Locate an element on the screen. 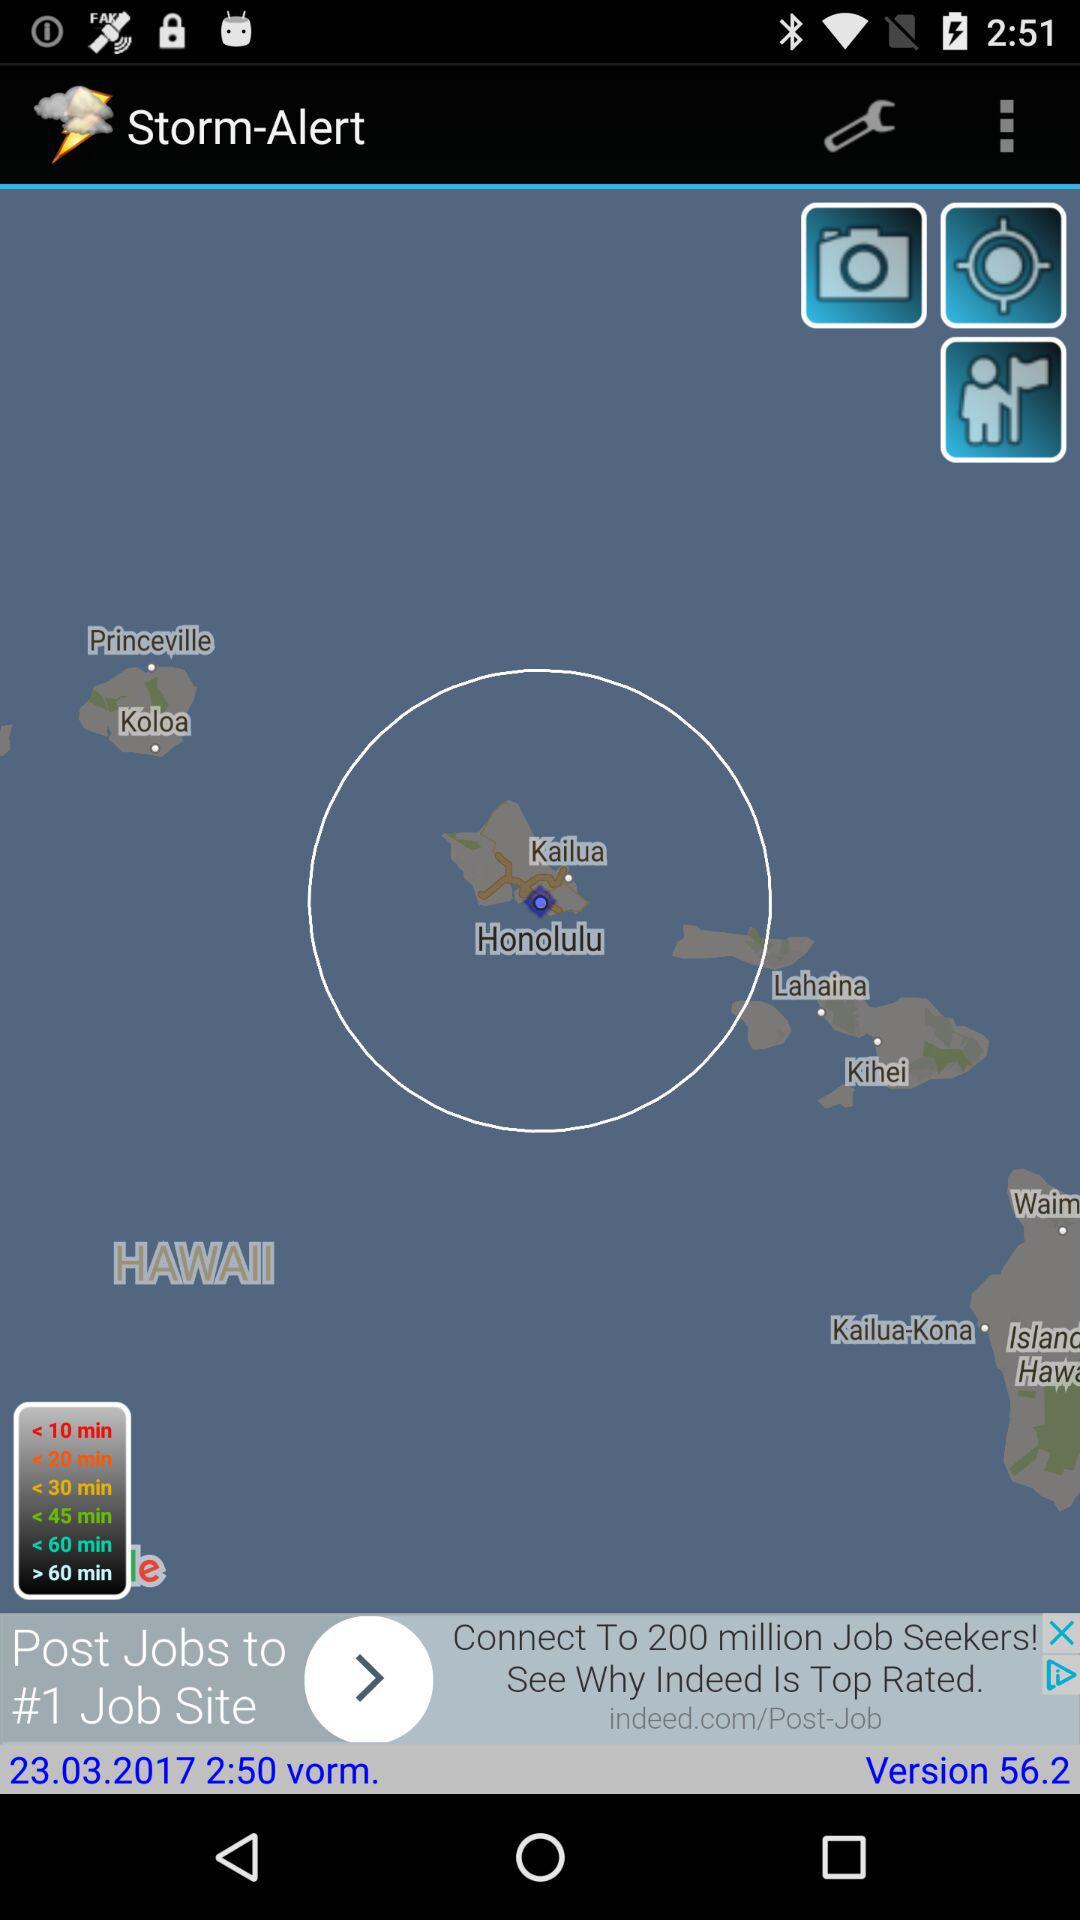 Image resolution: width=1080 pixels, height=1920 pixels. advertisement is located at coordinates (540, 1678).